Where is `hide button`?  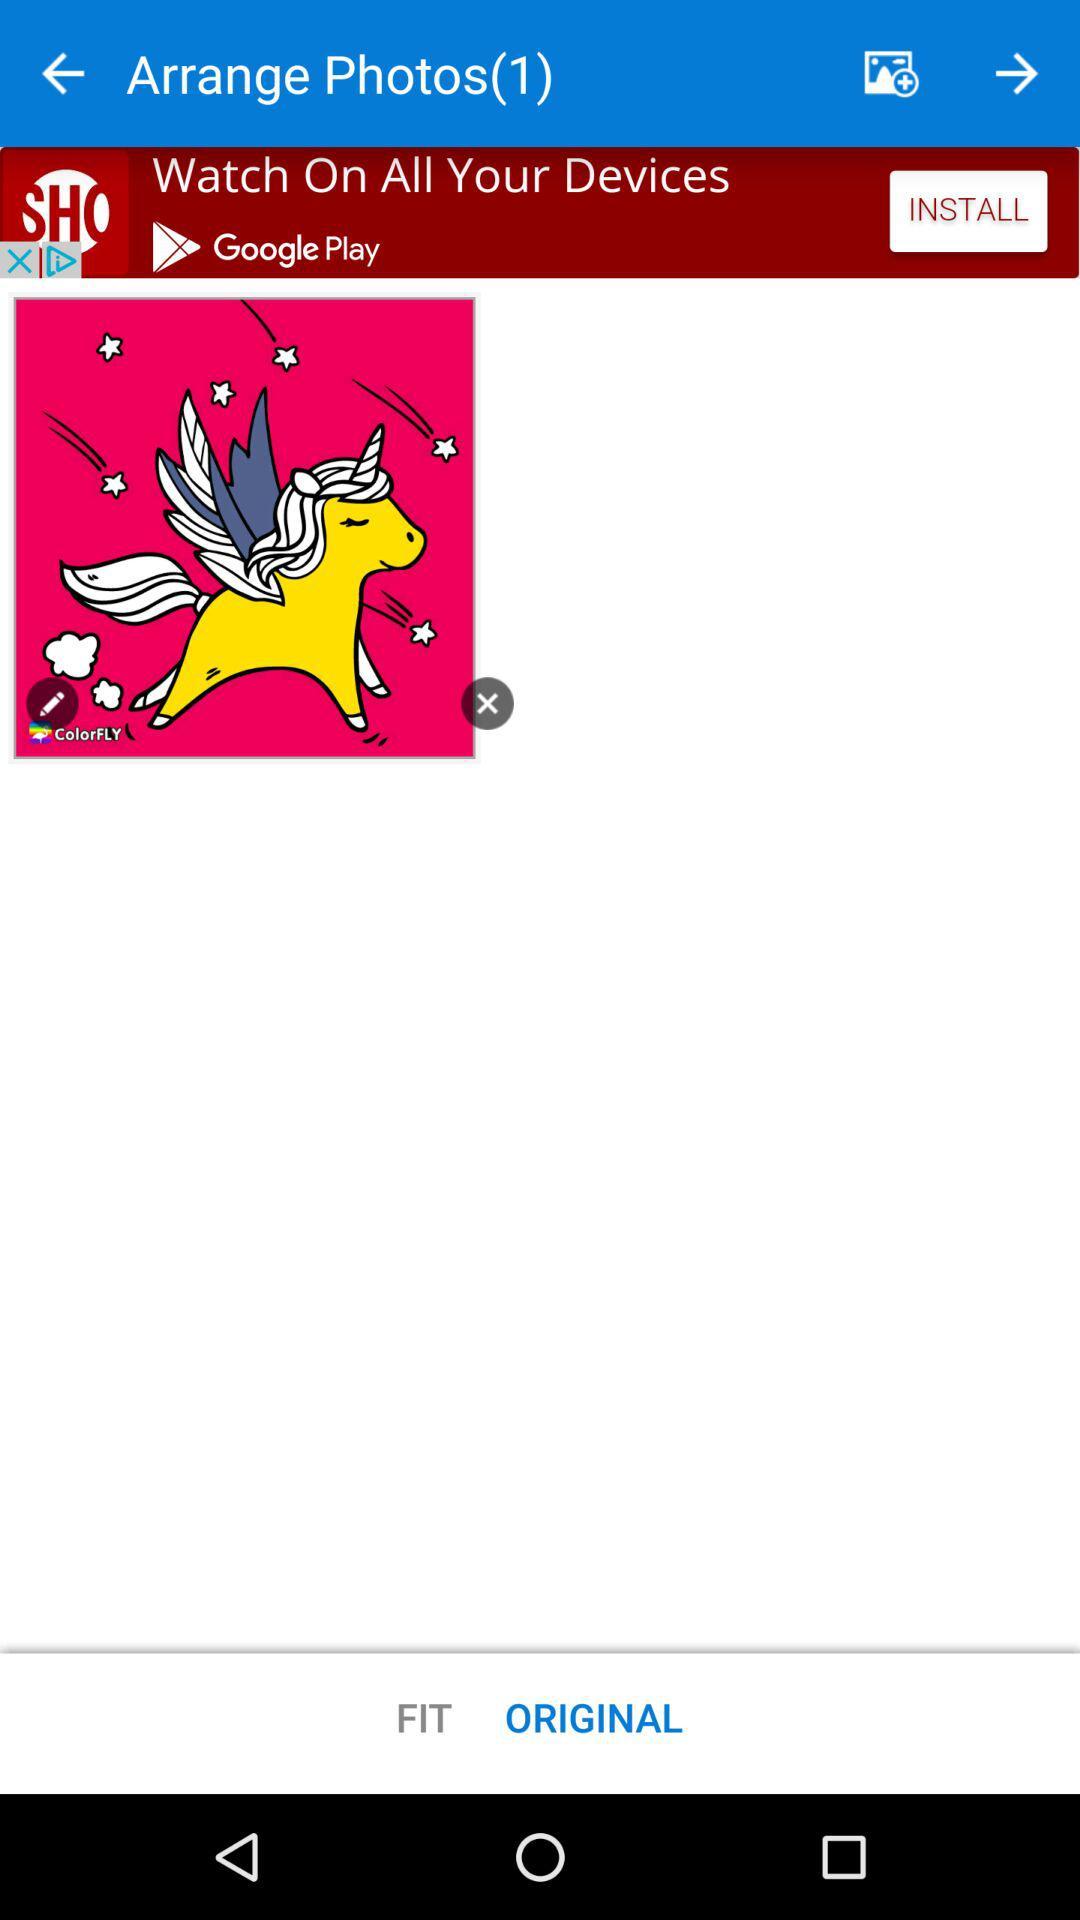
hide button is located at coordinates (890, 73).